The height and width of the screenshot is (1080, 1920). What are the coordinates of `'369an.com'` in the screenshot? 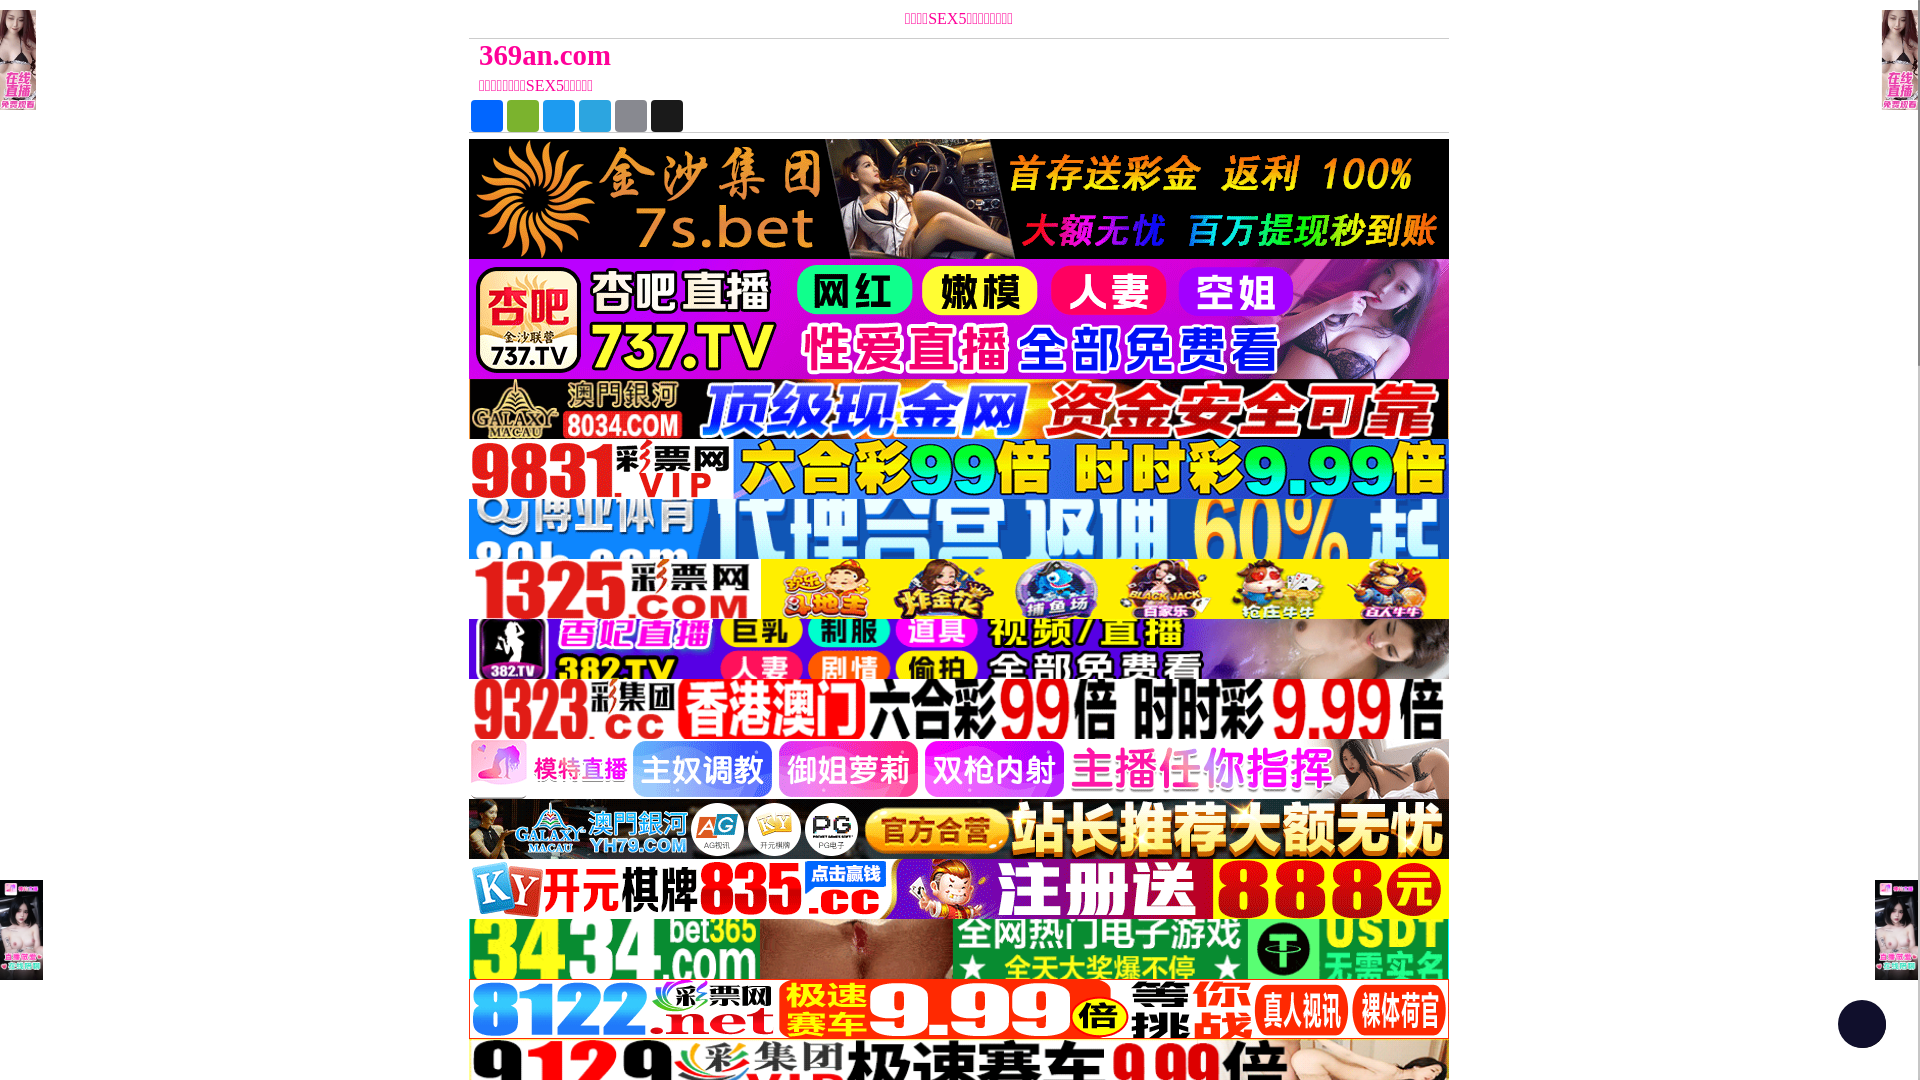 It's located at (836, 54).